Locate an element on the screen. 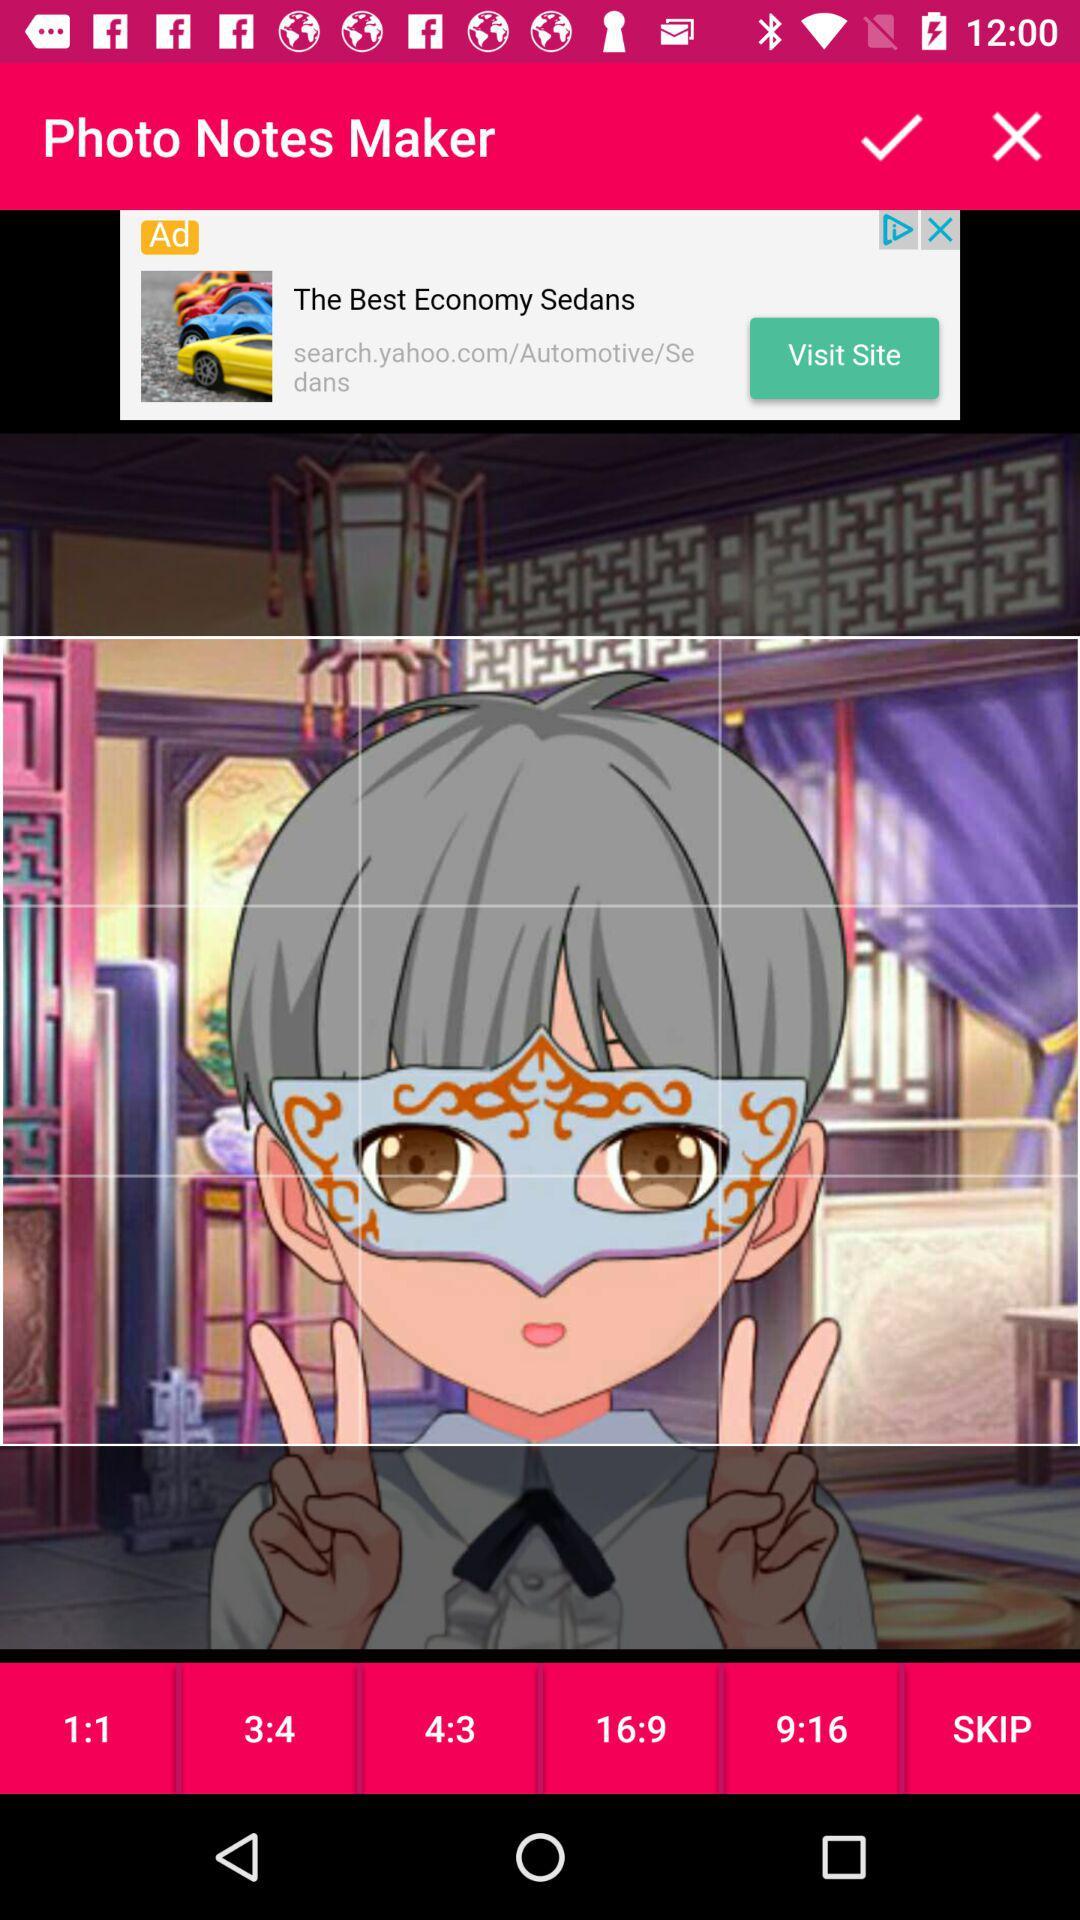  close is located at coordinates (1017, 135).